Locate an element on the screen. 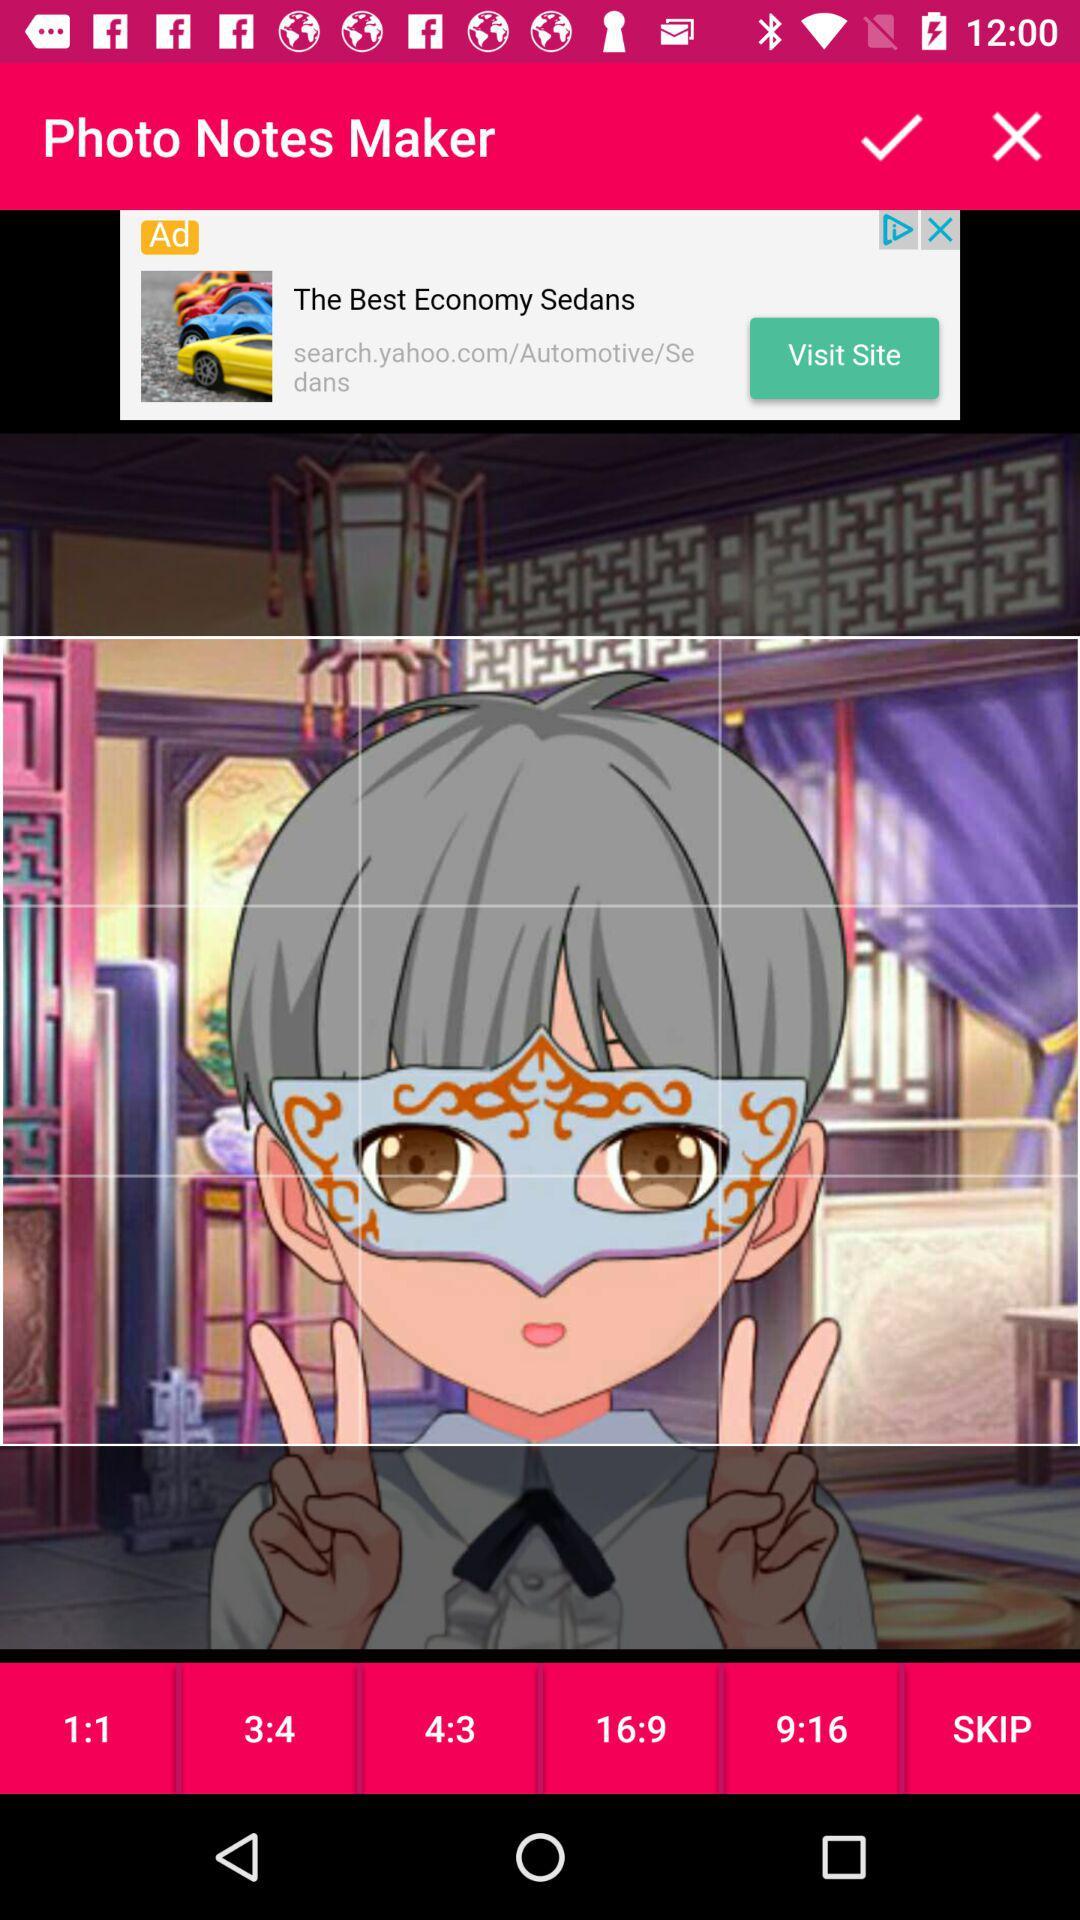  close is located at coordinates (1017, 135).